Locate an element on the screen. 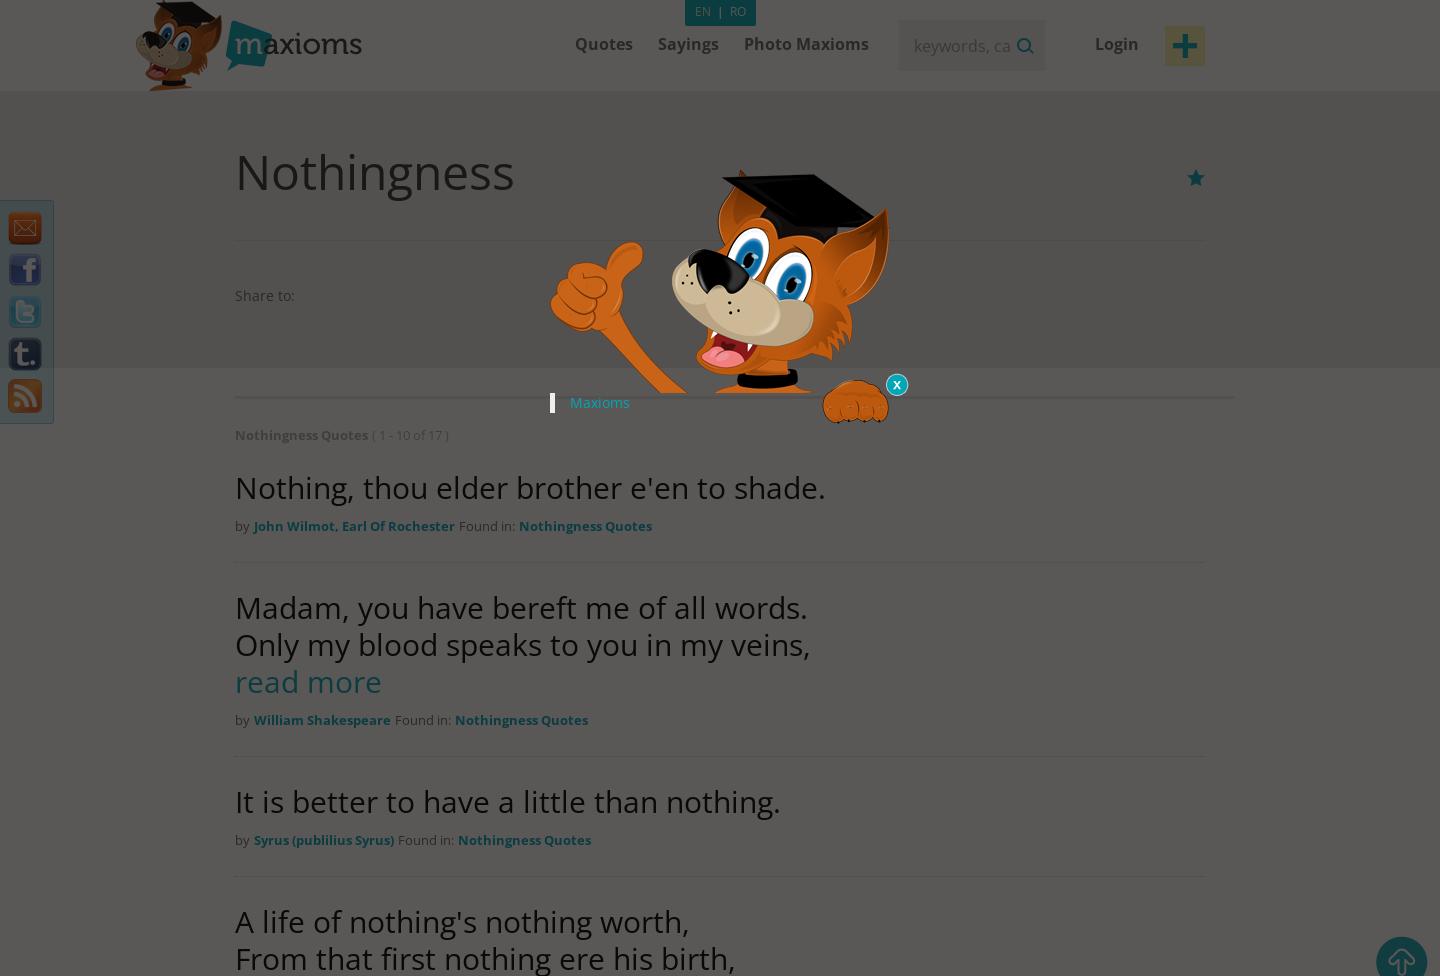  'A life of nothing's nothing worth,' is located at coordinates (235, 920).